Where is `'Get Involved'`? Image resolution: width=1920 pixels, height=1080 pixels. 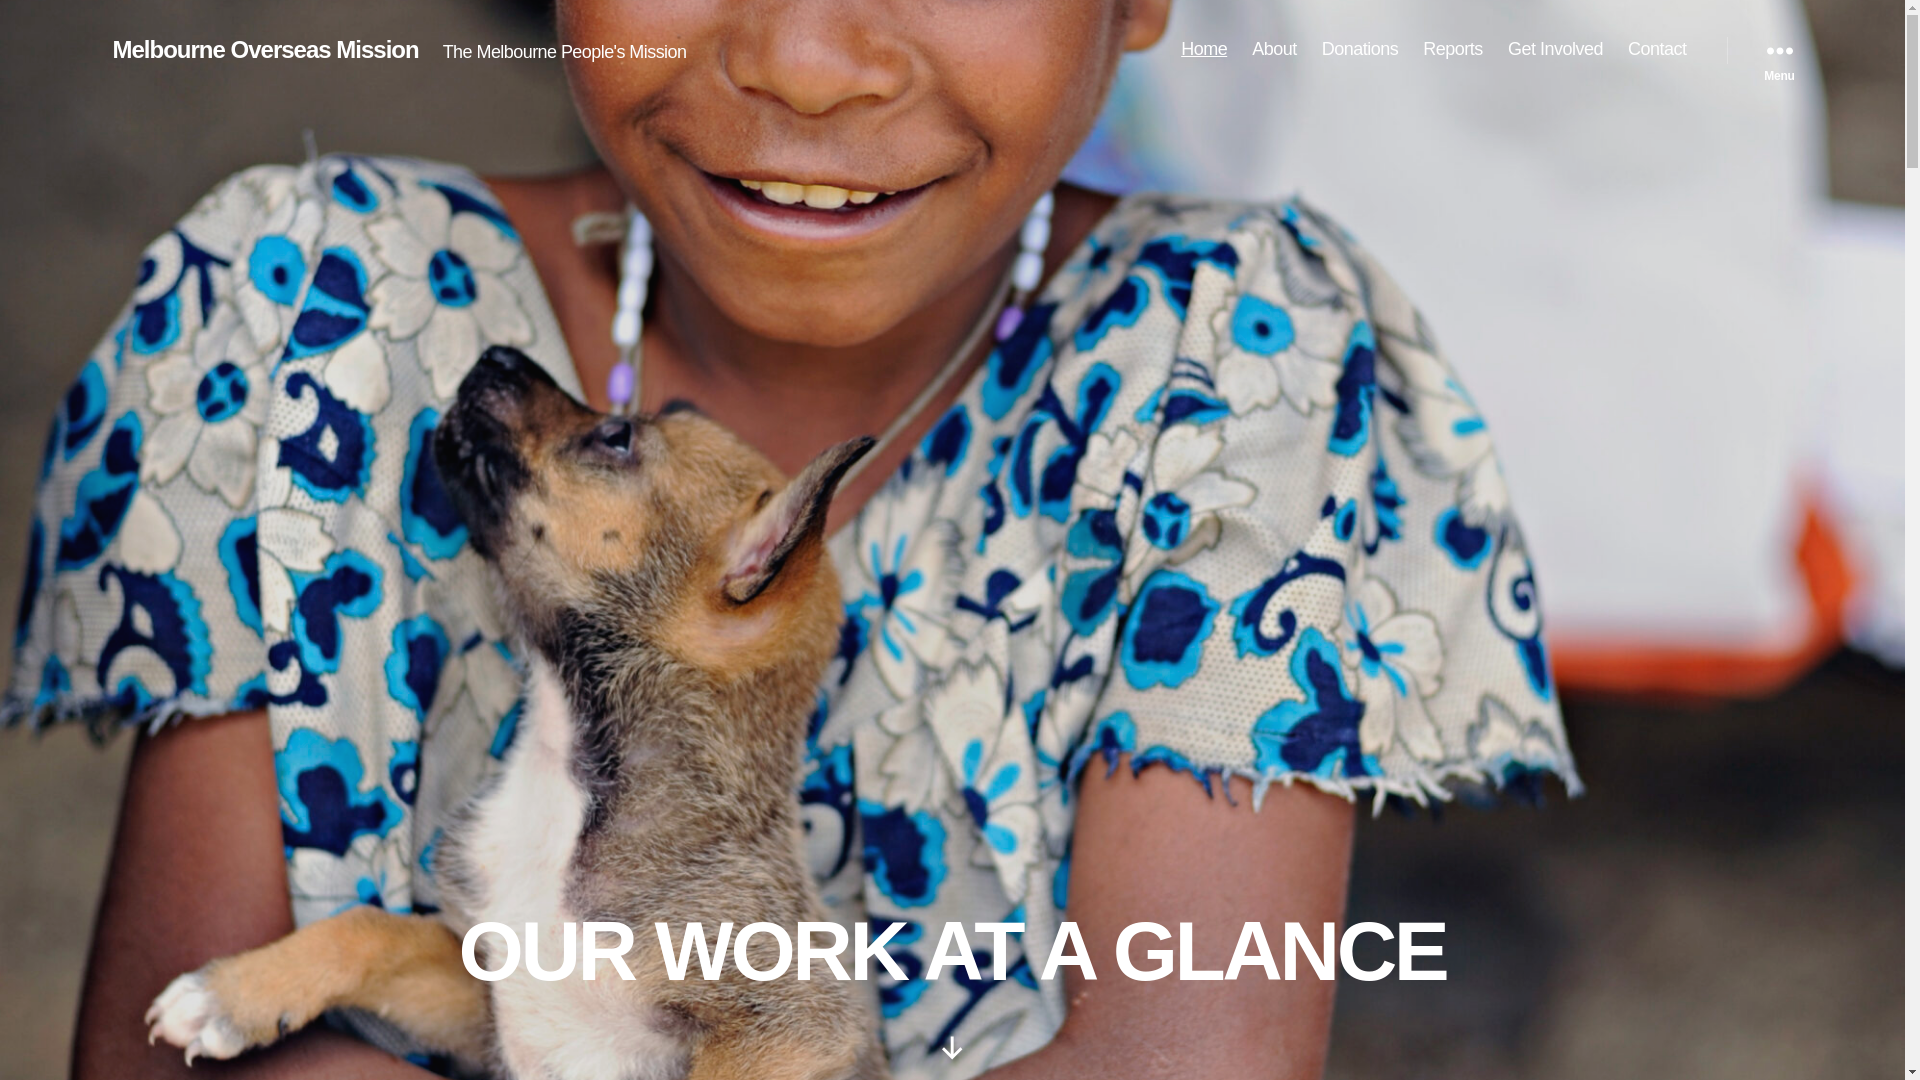
'Get Involved' is located at coordinates (1554, 49).